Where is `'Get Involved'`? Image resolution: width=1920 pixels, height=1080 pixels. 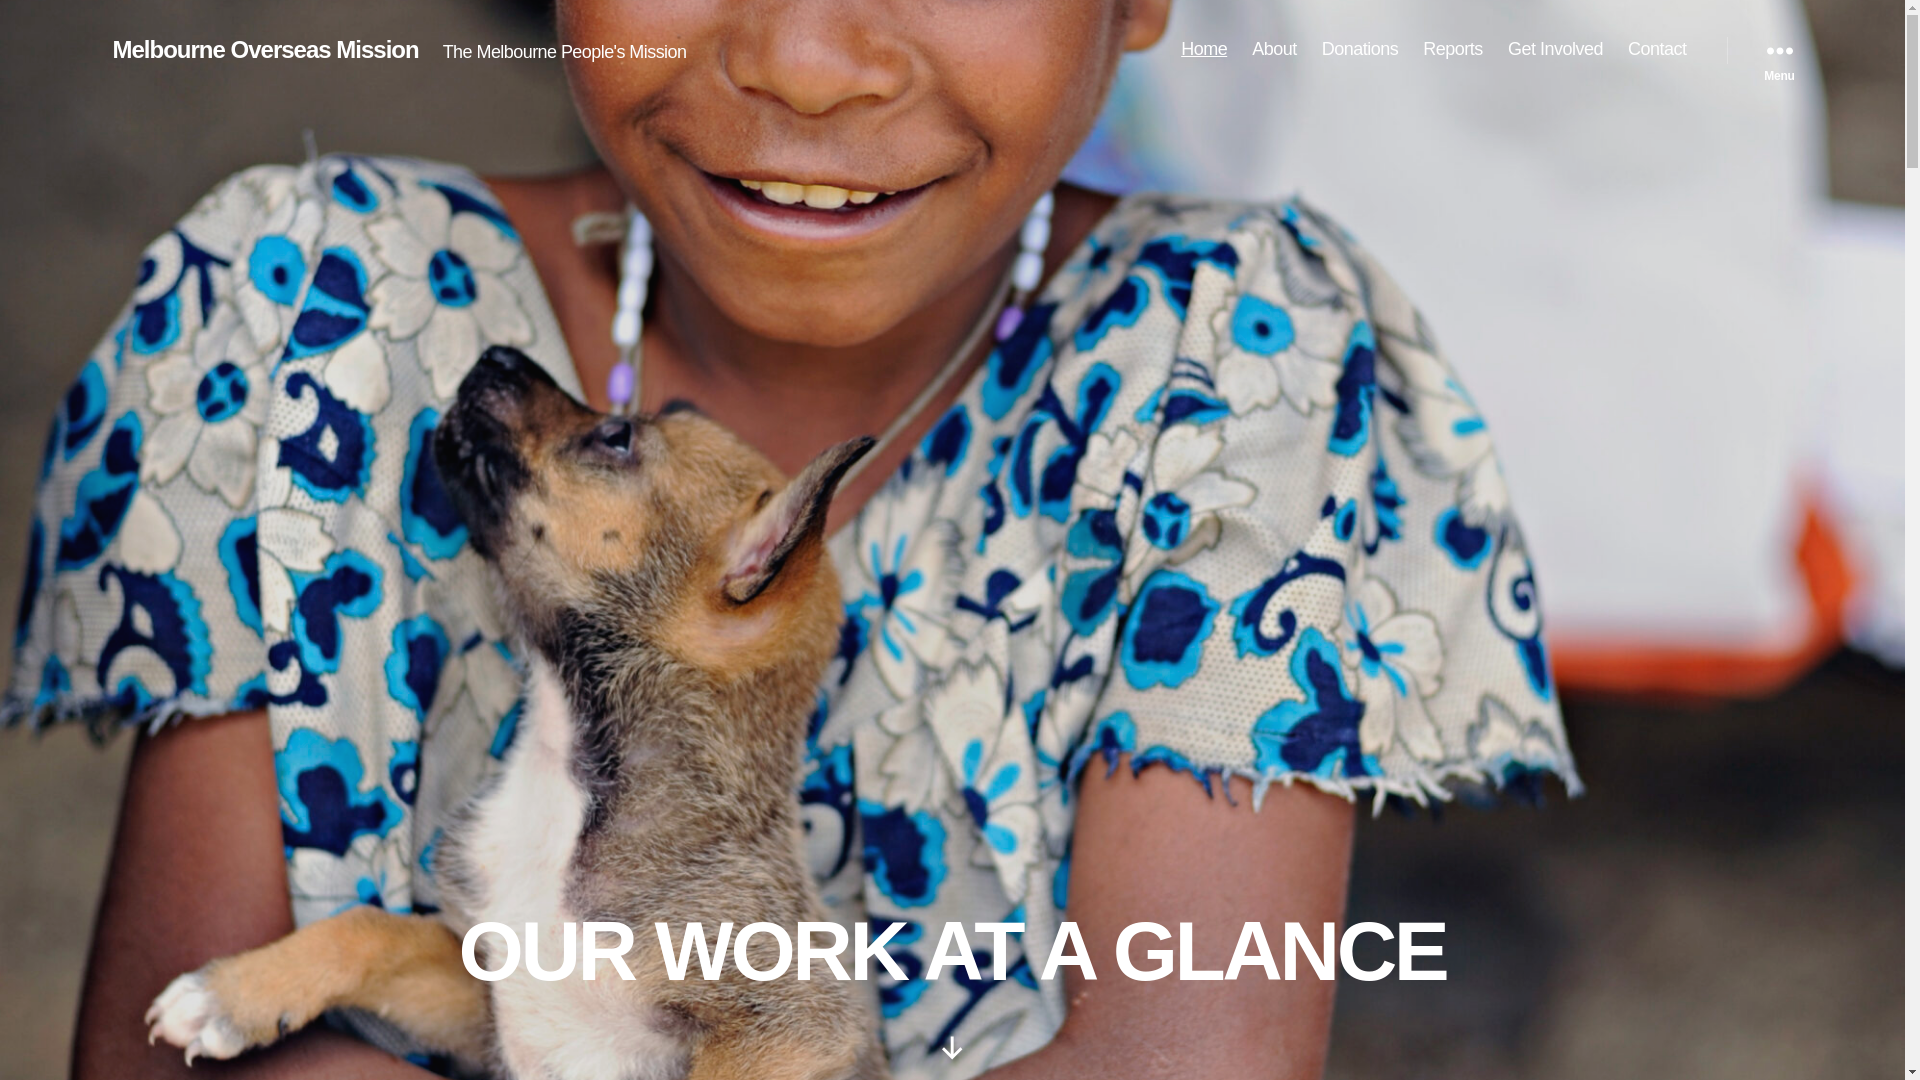
'Get Involved' is located at coordinates (1554, 49).